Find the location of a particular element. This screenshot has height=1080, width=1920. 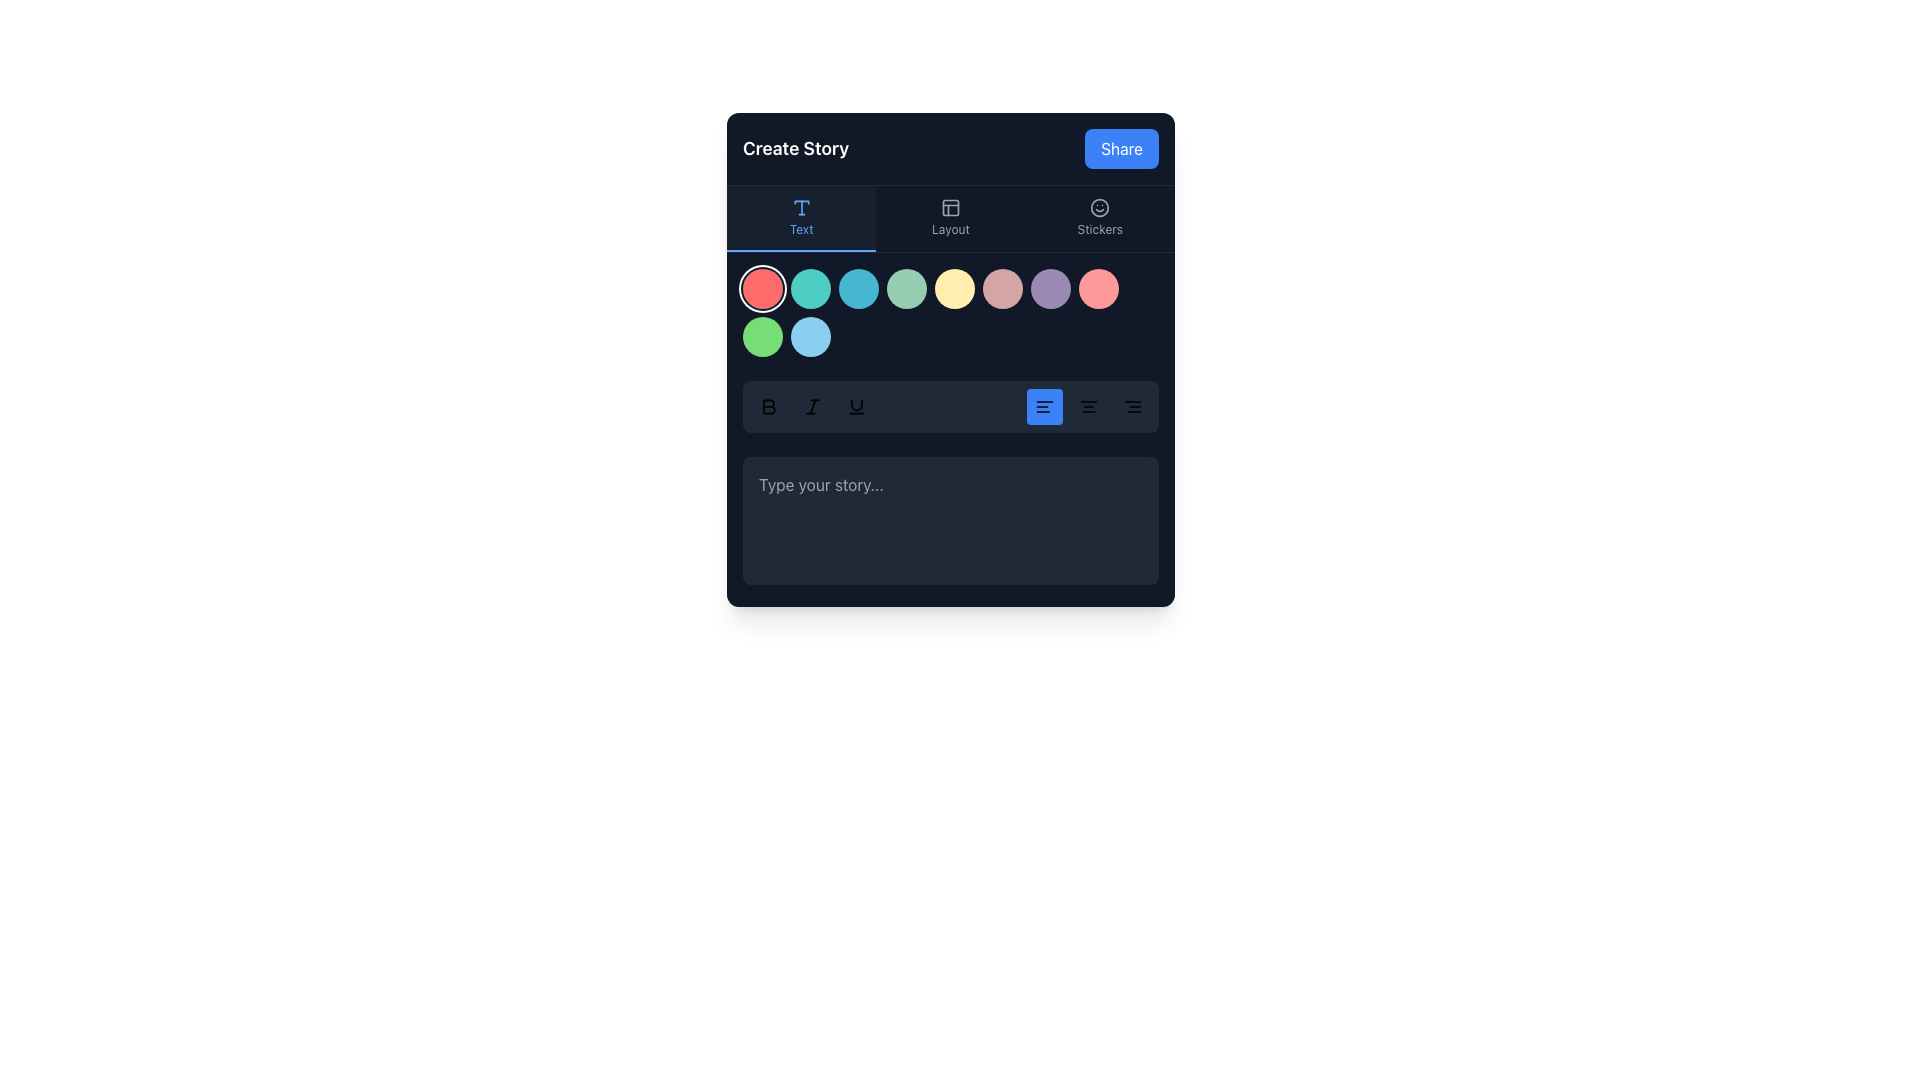

the small text label displaying 'Text', which is light blue and located below the 'T' icon in a group of buttons at the top of the interface is located at coordinates (801, 229).